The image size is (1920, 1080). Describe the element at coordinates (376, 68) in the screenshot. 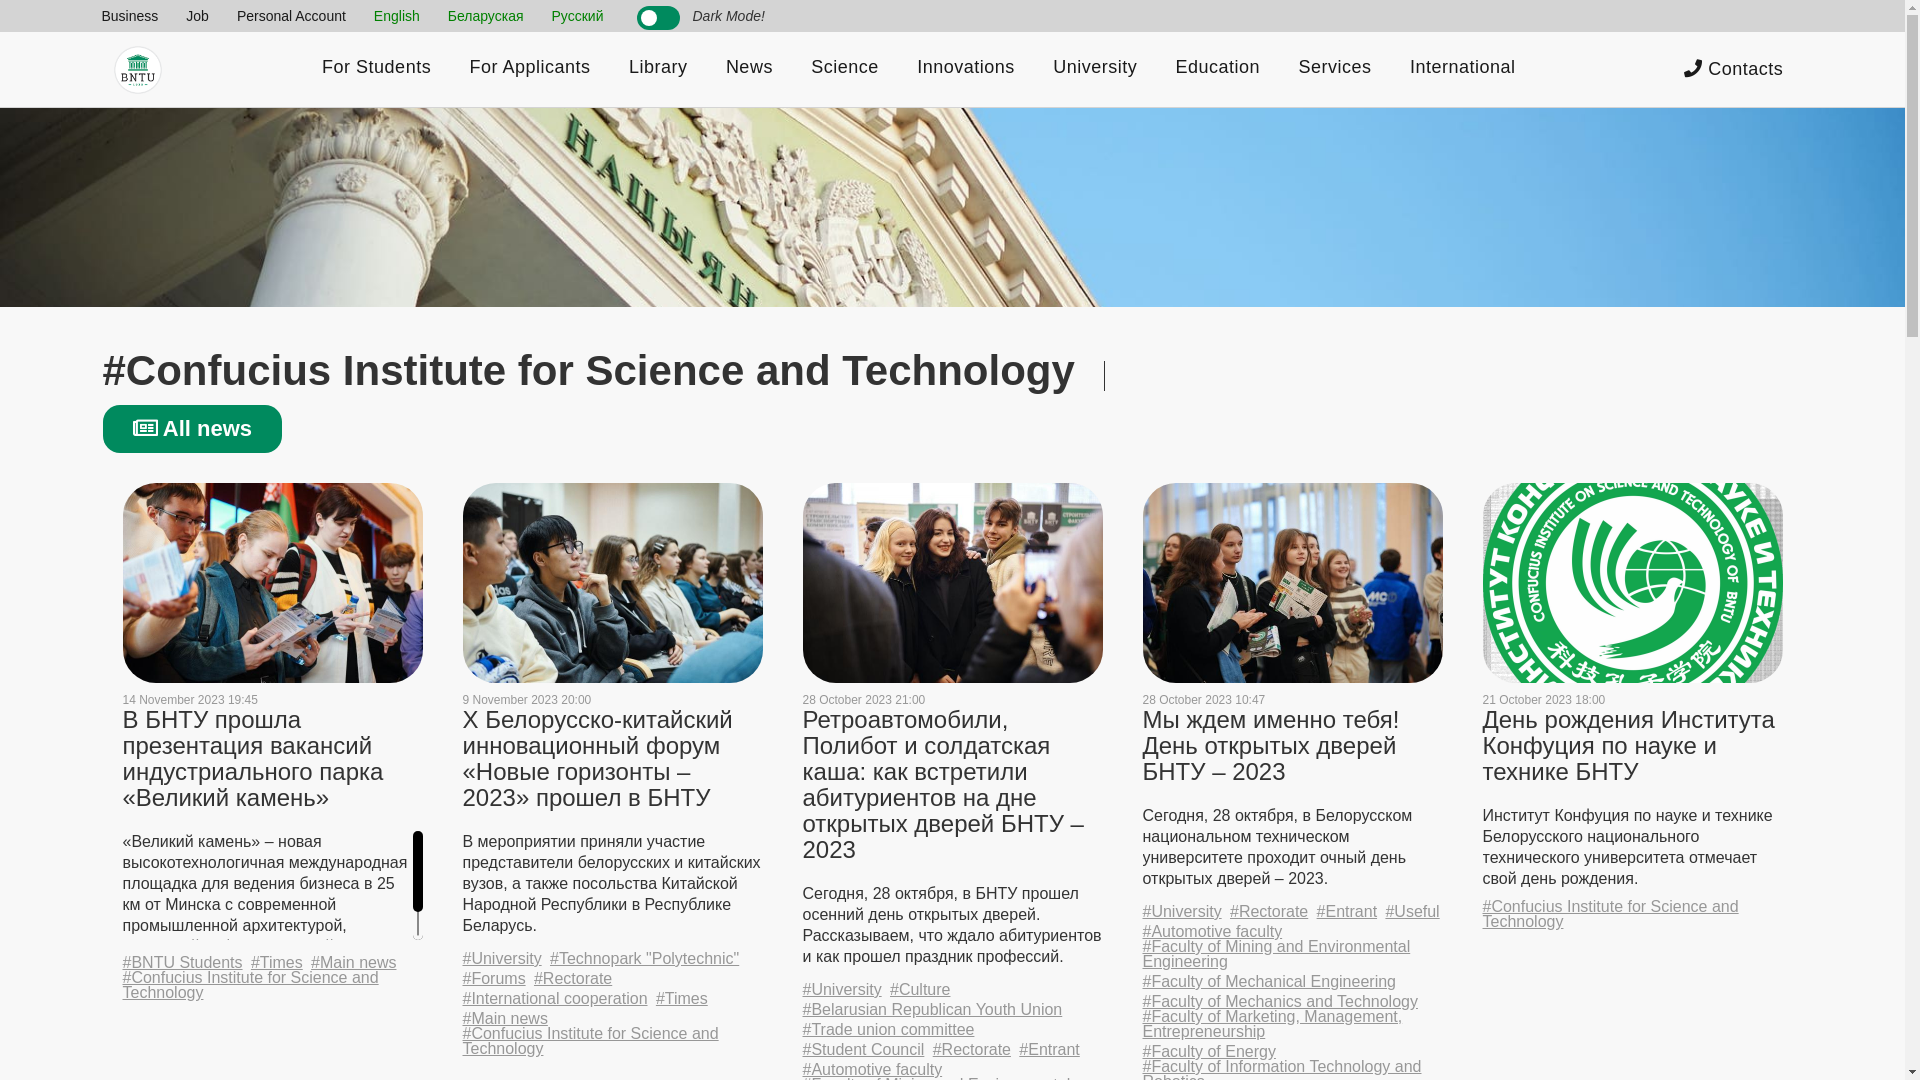

I see `'For Students'` at that location.